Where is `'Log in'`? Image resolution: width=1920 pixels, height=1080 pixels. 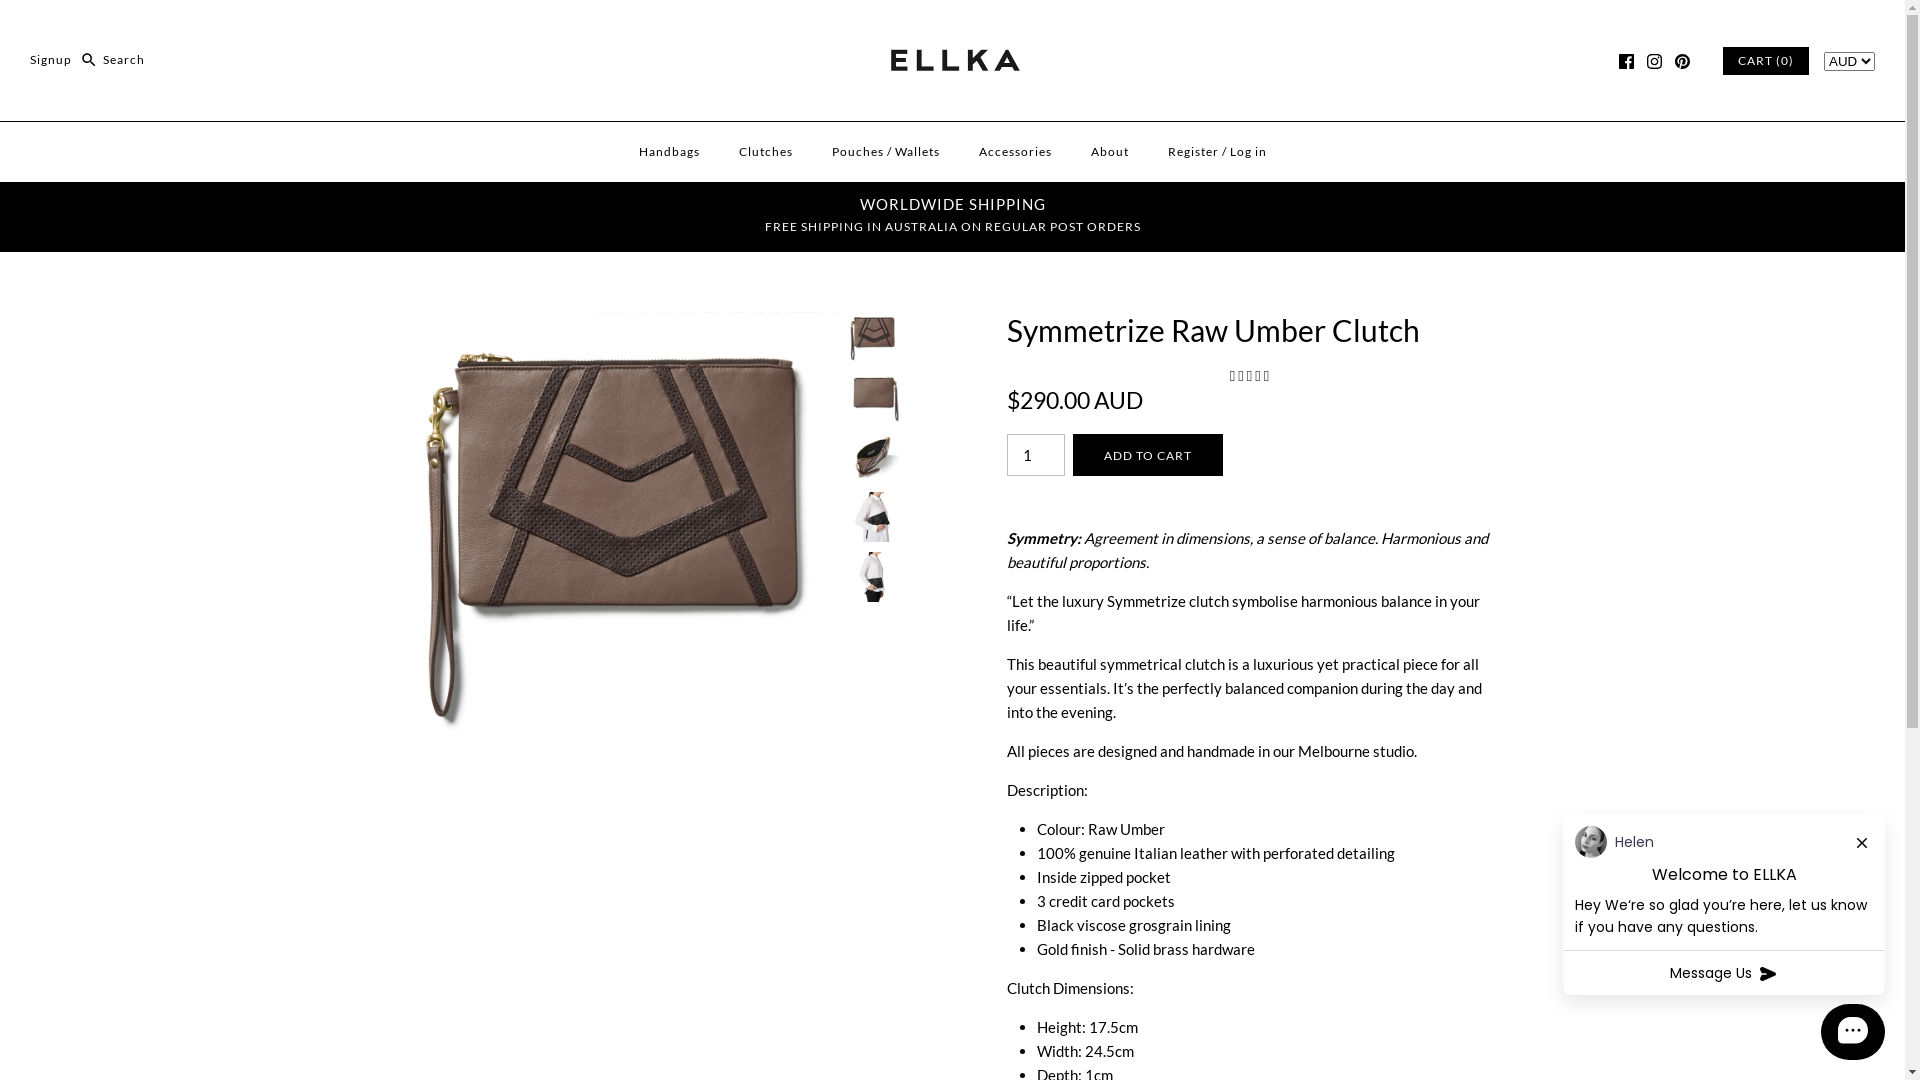 'Log in' is located at coordinates (1228, 149).